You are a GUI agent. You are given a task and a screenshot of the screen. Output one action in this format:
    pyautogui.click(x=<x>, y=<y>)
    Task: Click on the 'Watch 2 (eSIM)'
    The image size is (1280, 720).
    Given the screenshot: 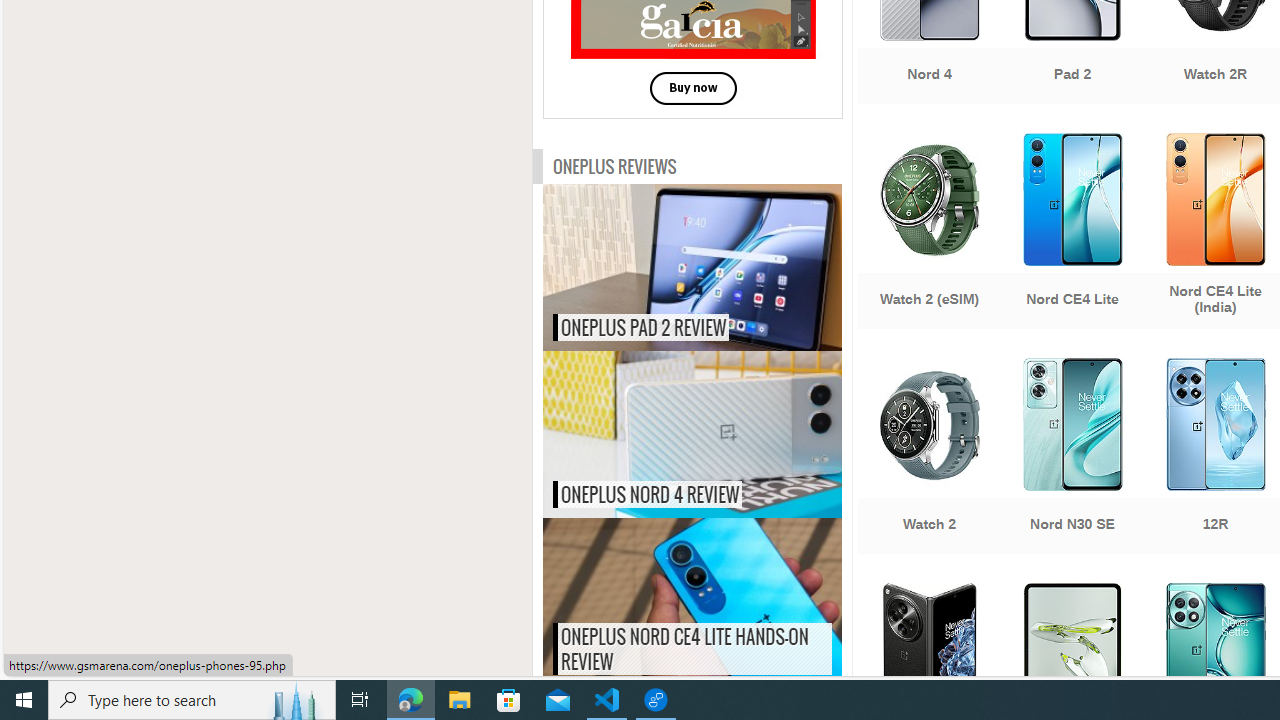 What is the action you would take?
    pyautogui.click(x=928, y=232)
    